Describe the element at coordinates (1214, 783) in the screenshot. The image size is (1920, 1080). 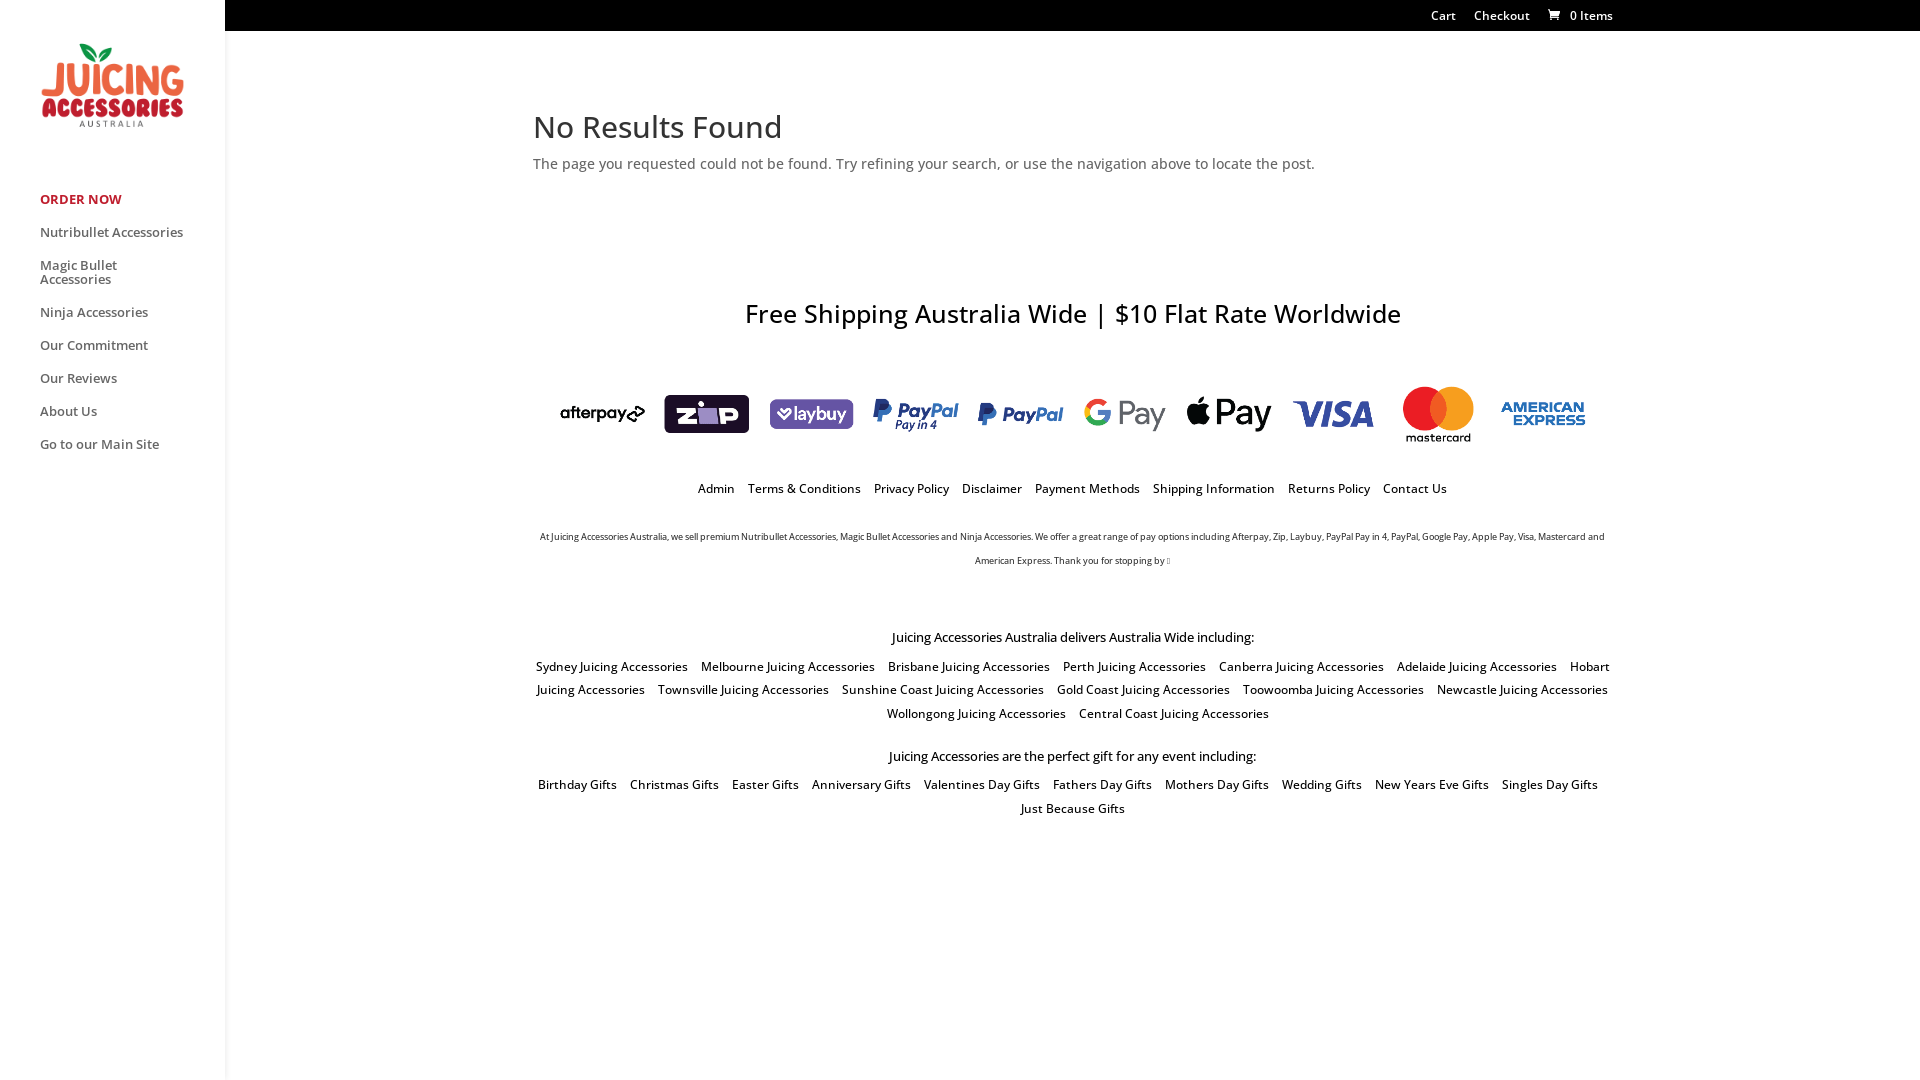
I see `'Mothers Day Gifts'` at that location.